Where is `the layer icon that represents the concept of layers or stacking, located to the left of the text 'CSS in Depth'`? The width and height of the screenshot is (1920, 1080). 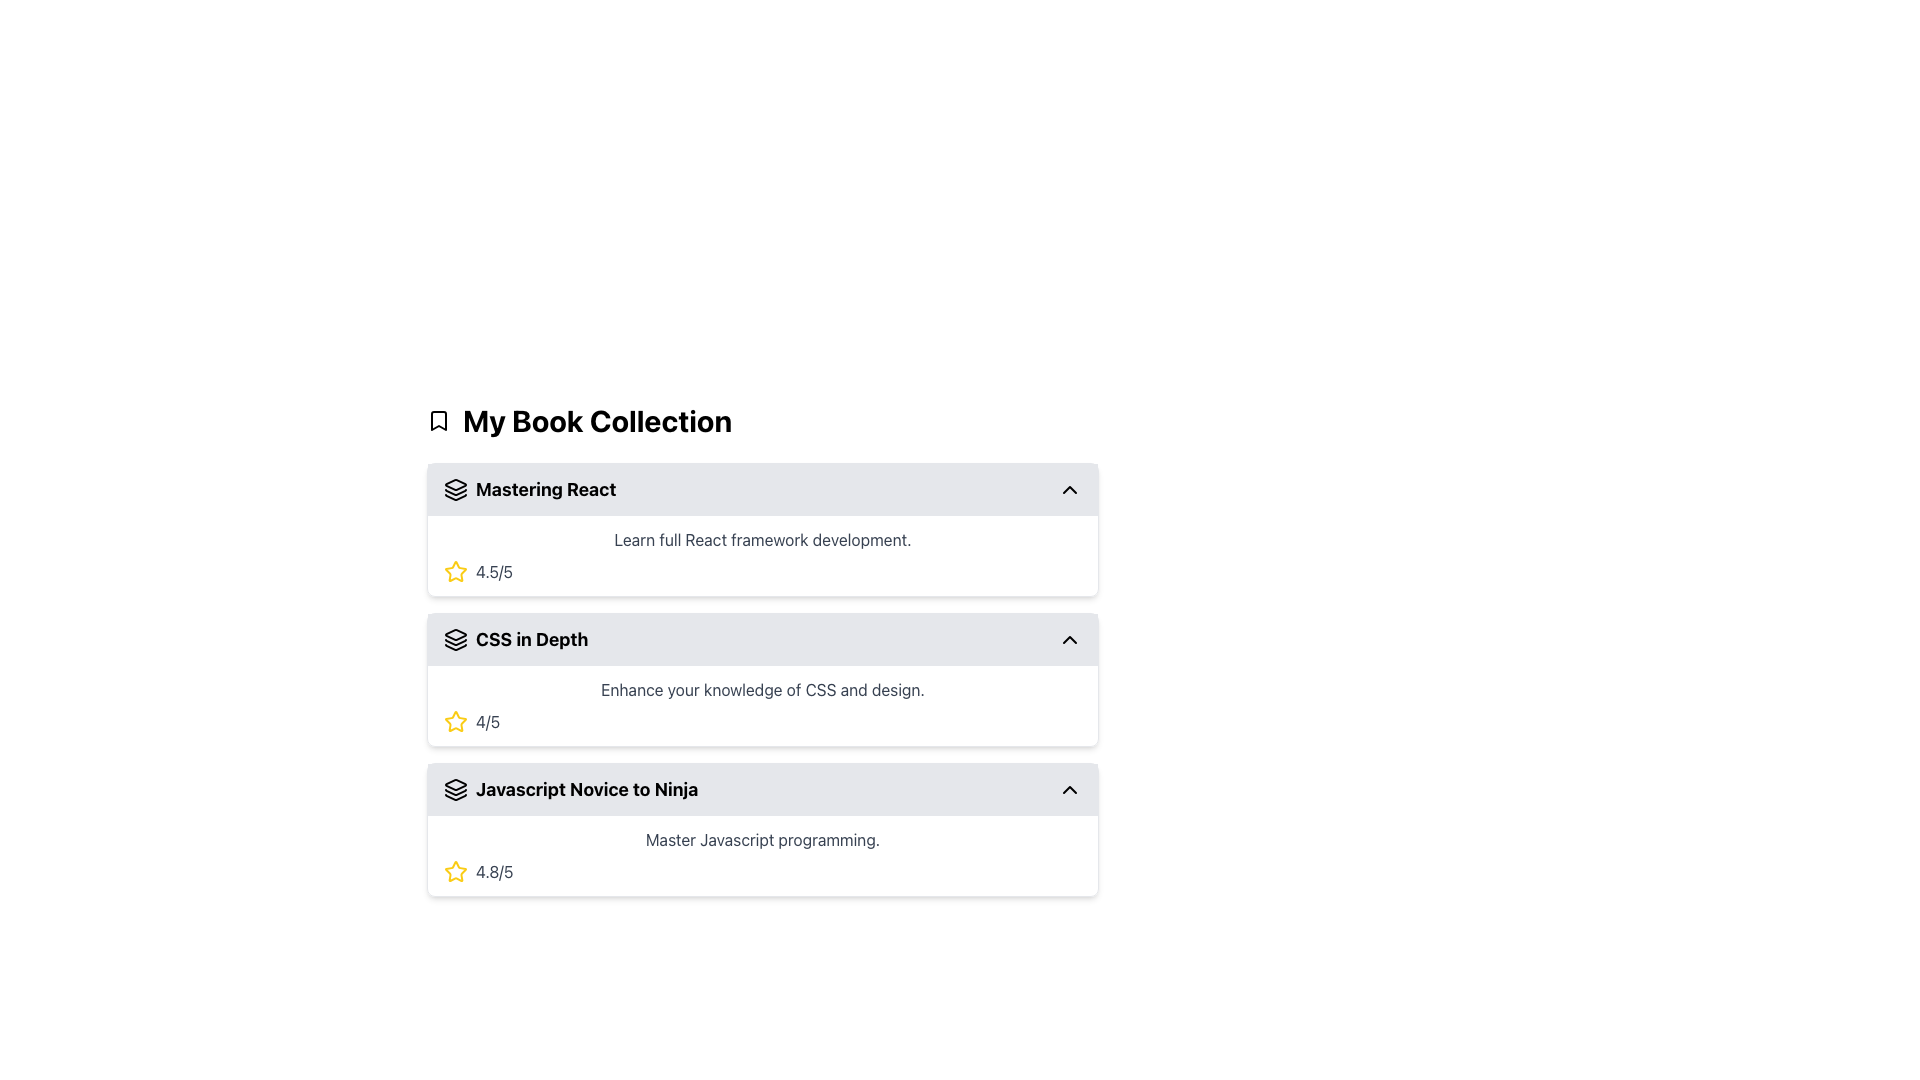 the layer icon that represents the concept of layers or stacking, located to the left of the text 'CSS in Depth' is located at coordinates (455, 640).